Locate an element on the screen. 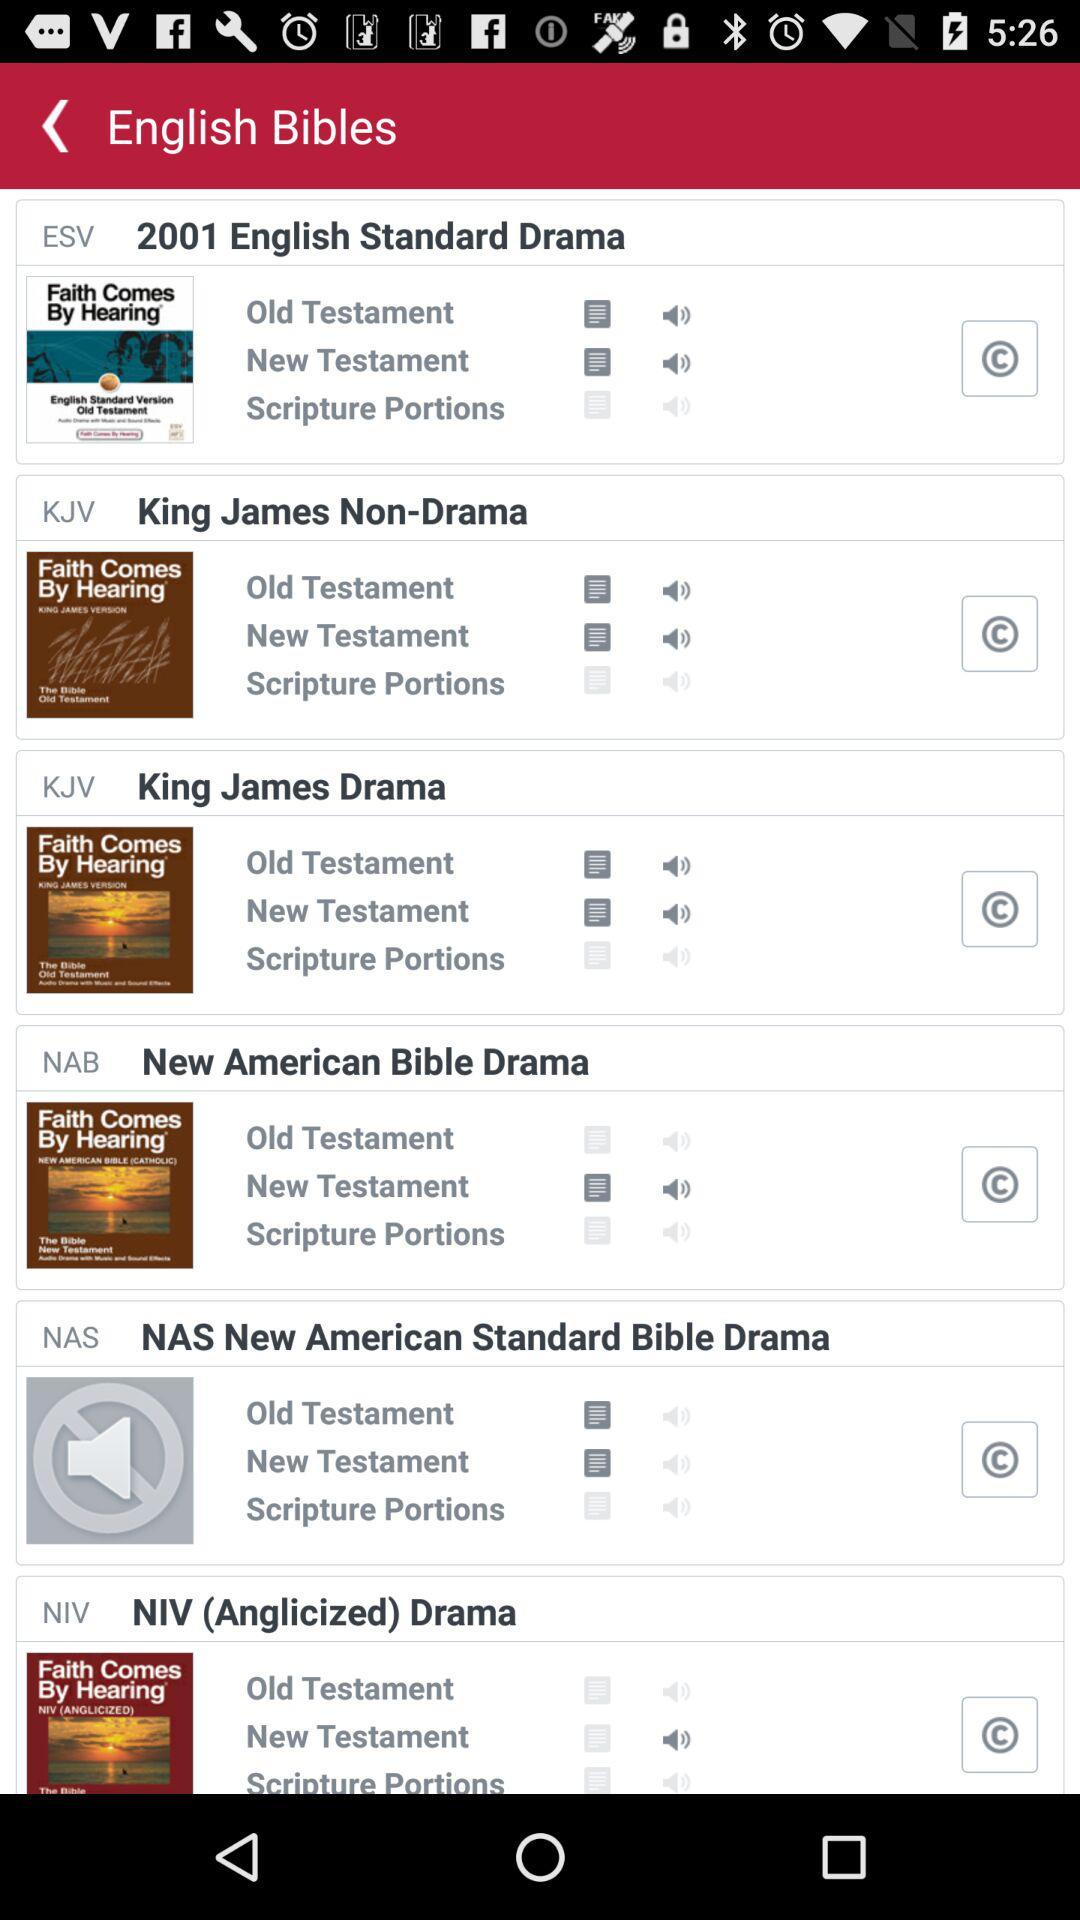 The image size is (1080, 1920). the 2001 english standard item is located at coordinates (381, 234).